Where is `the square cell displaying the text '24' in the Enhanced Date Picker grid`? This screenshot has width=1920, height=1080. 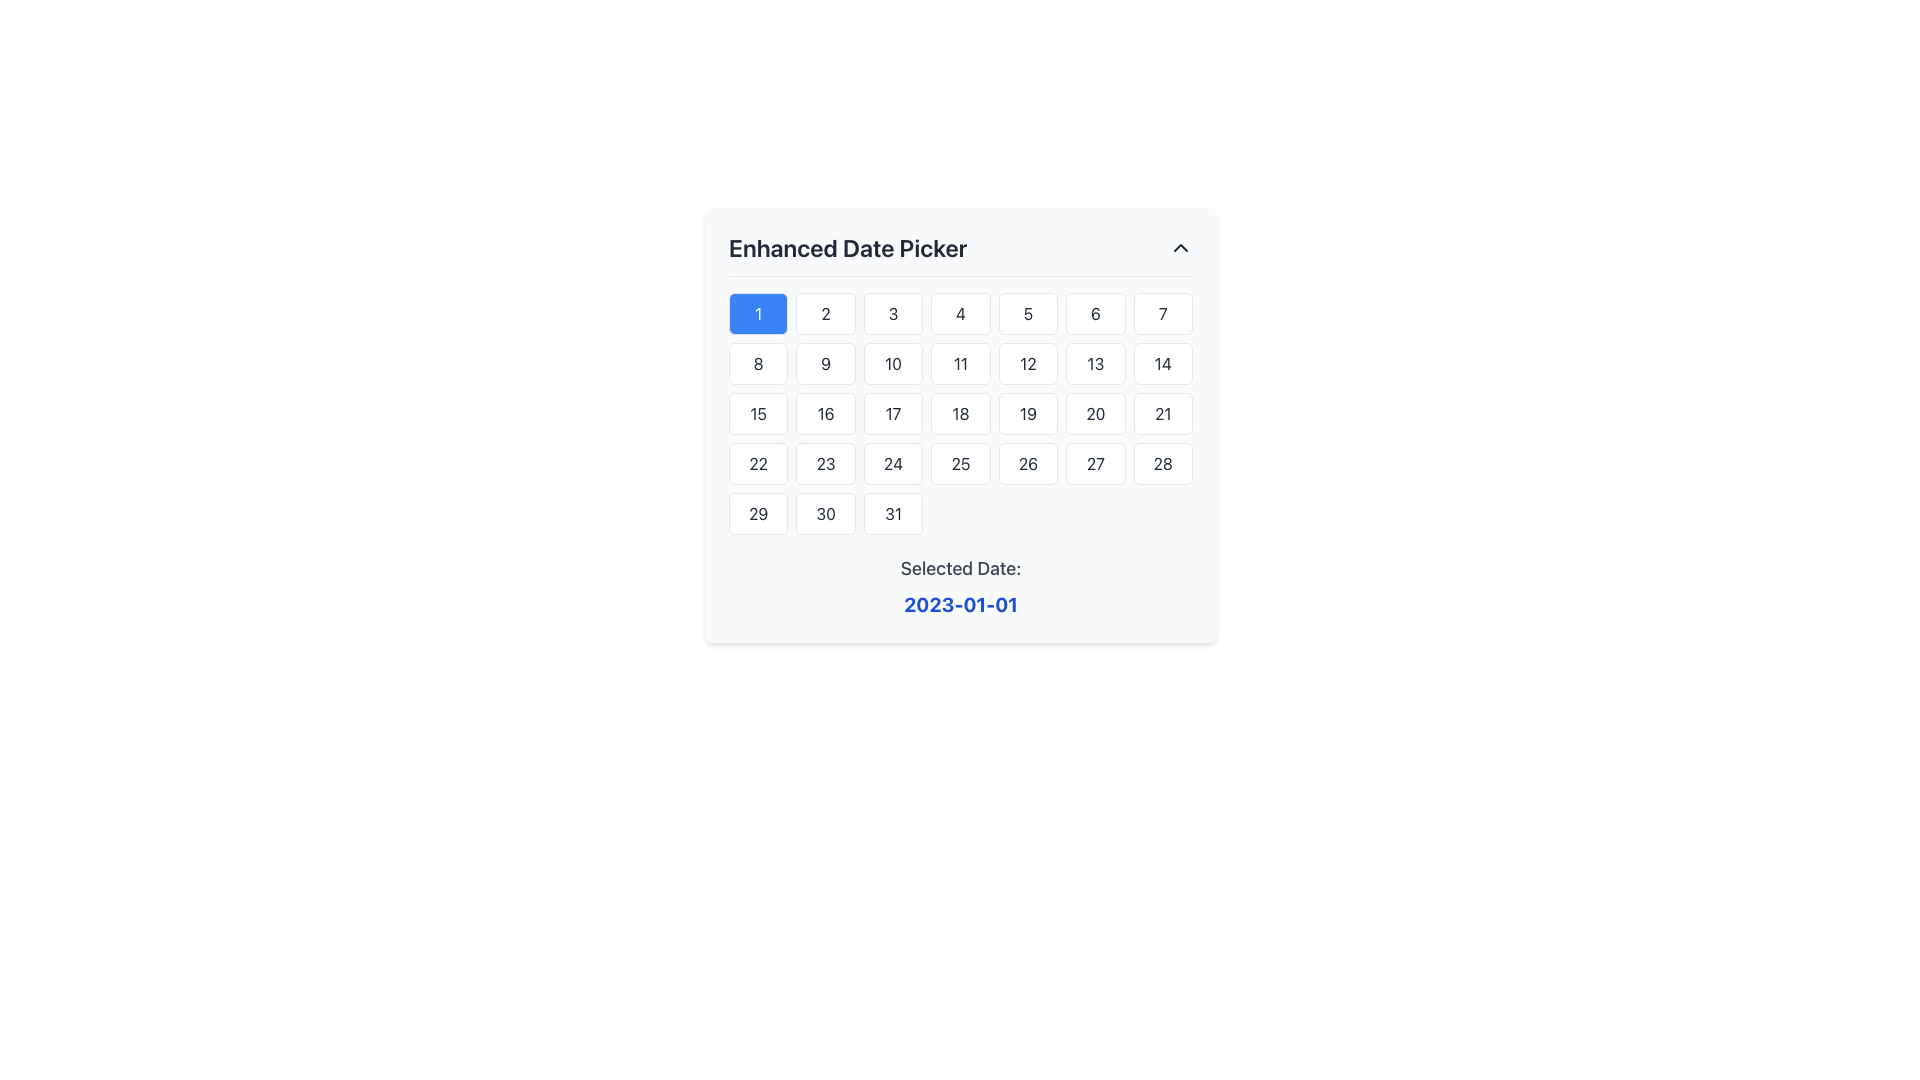 the square cell displaying the text '24' in the Enhanced Date Picker grid is located at coordinates (892, 463).